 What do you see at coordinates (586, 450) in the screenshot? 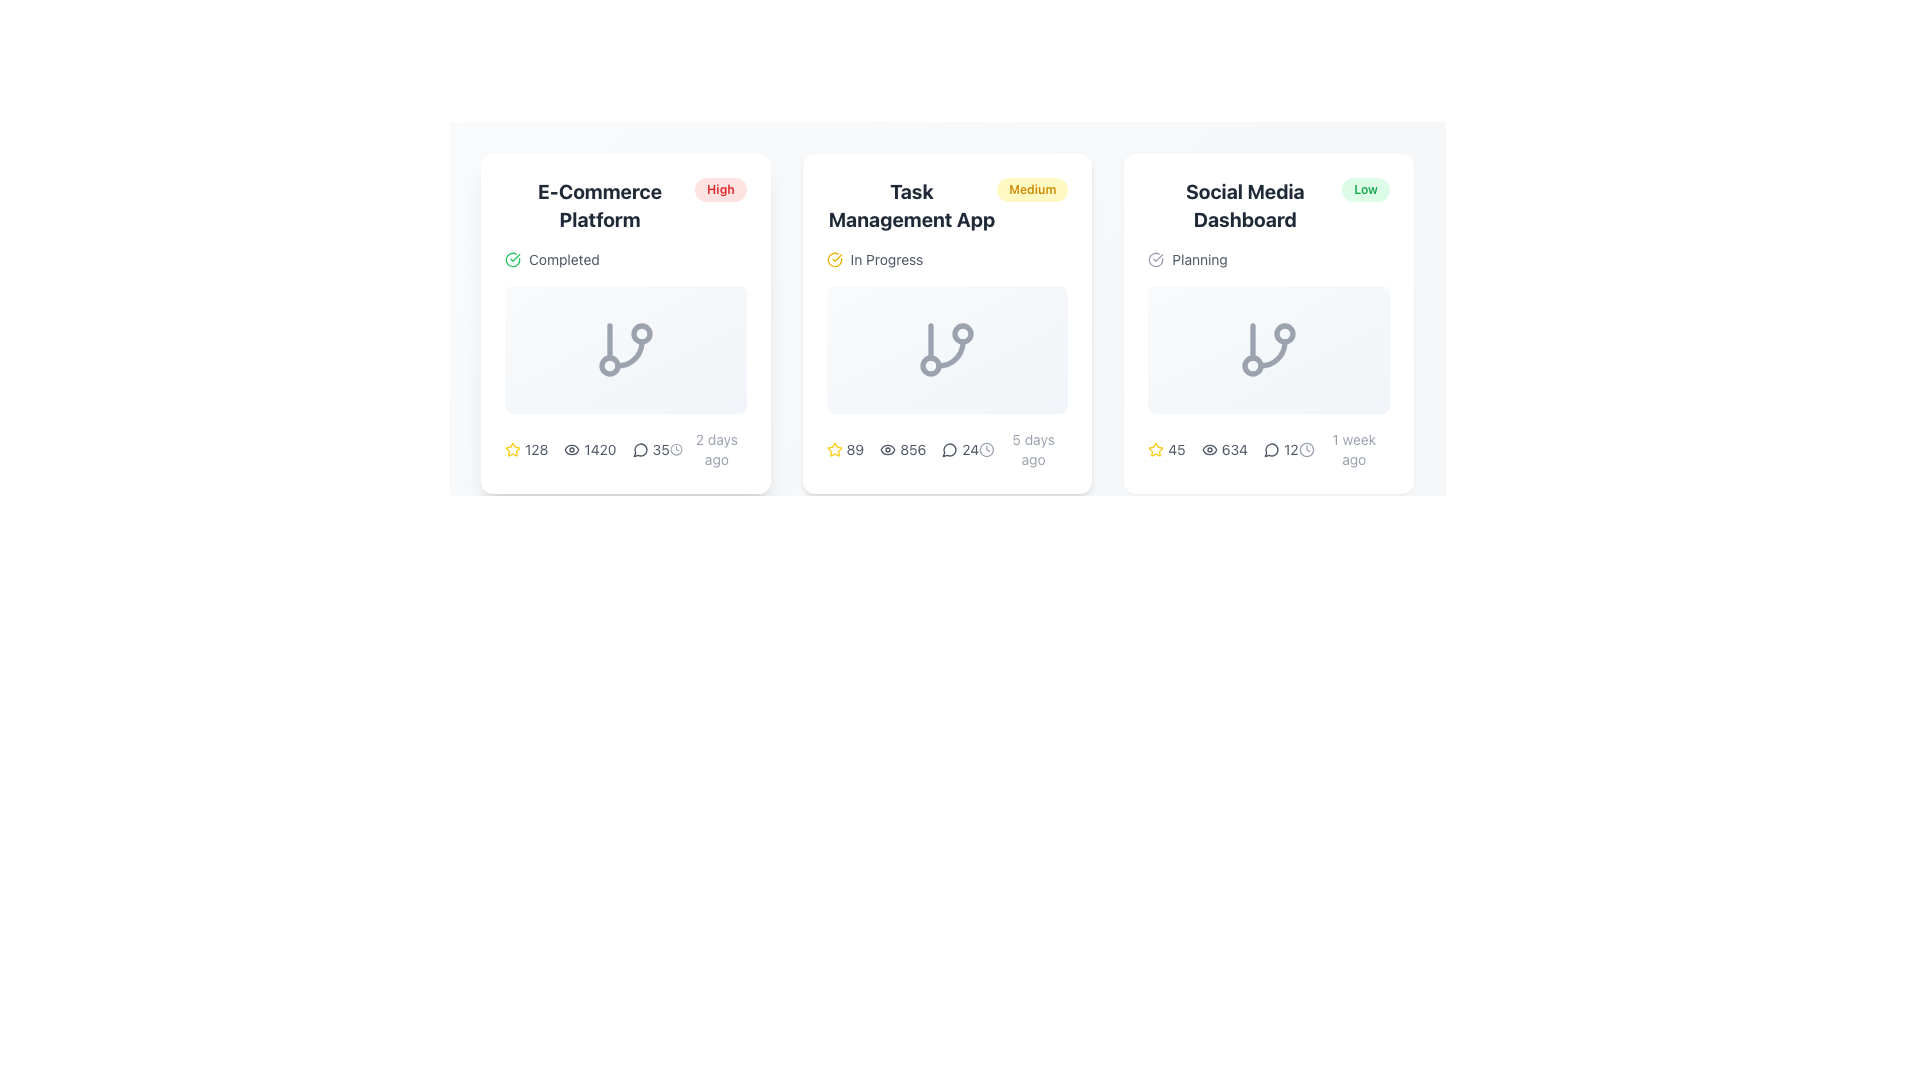
I see `the textual counter element displaying '1420' located in the statistics bar at the bottom of the first card on the E-Commerce Platform` at bounding box center [586, 450].